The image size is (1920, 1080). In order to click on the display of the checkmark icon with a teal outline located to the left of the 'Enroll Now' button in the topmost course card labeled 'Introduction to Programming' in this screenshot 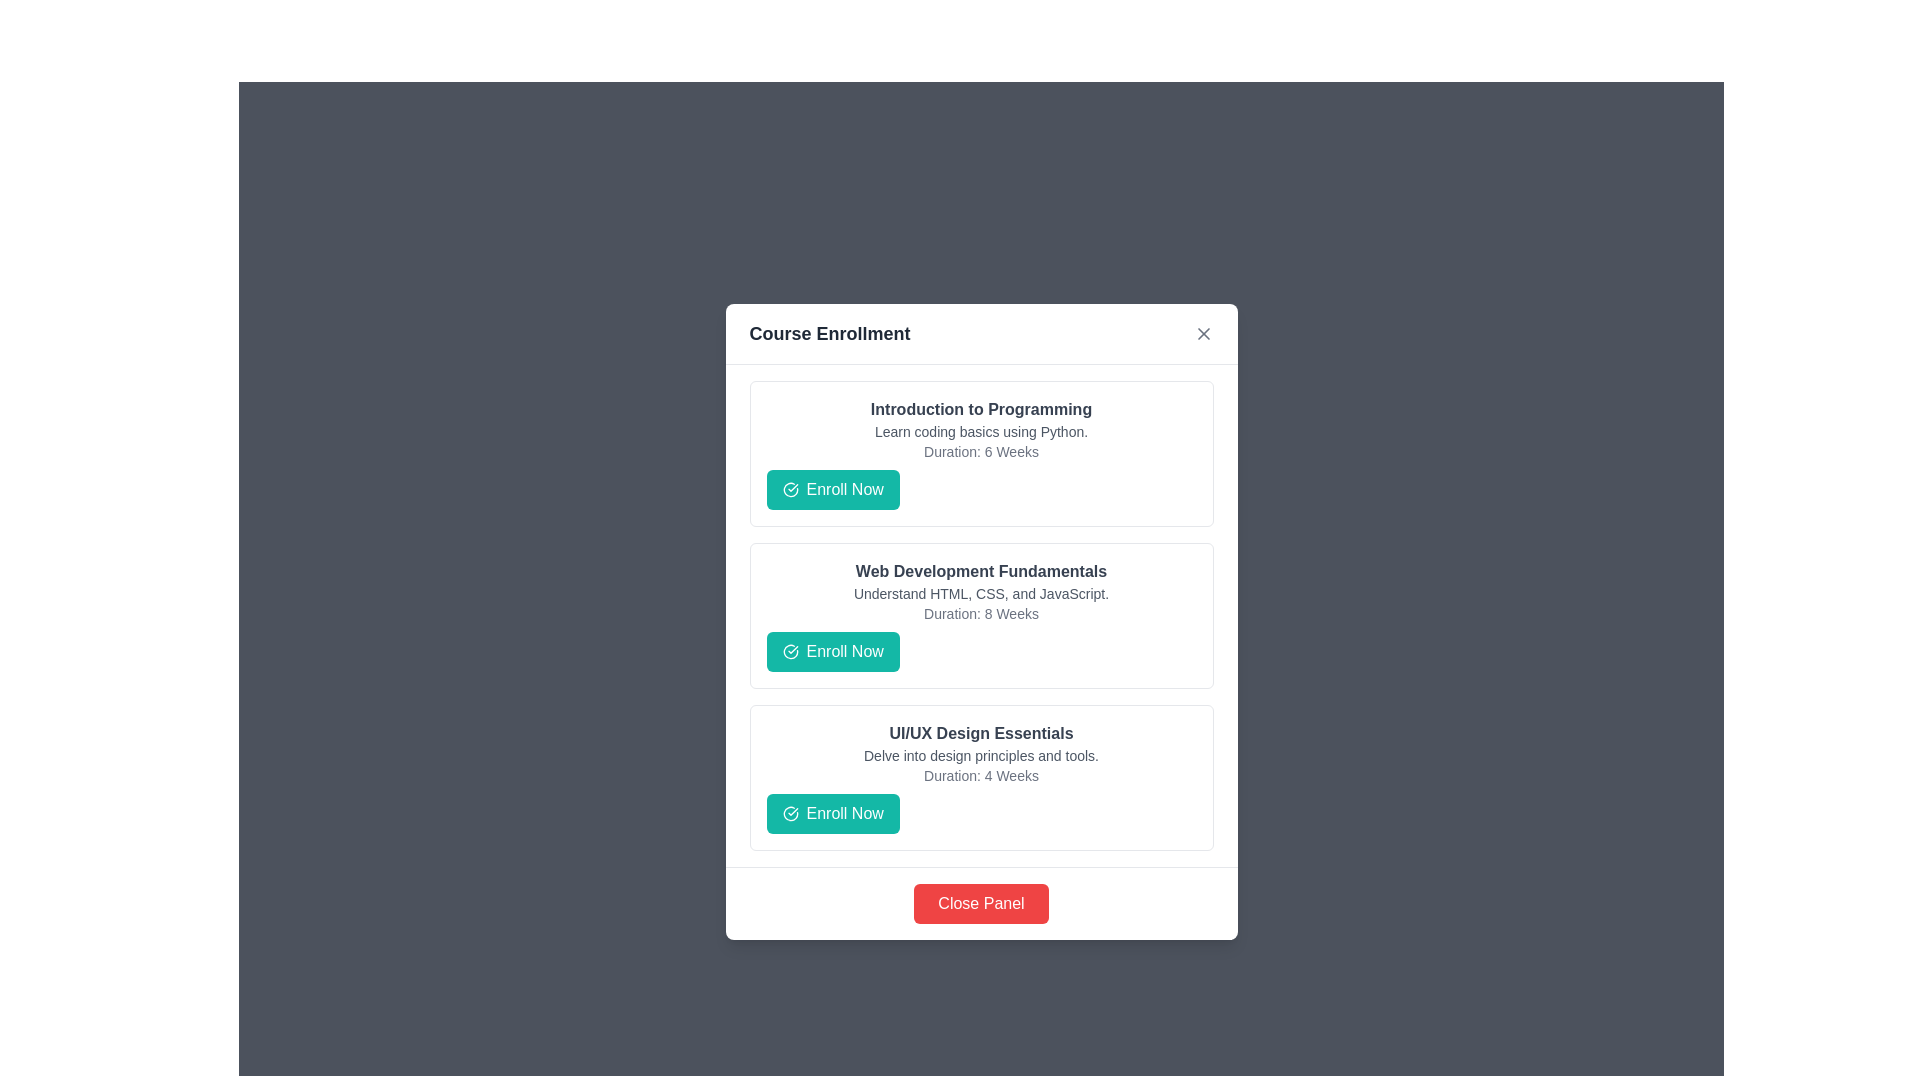, I will do `click(789, 489)`.